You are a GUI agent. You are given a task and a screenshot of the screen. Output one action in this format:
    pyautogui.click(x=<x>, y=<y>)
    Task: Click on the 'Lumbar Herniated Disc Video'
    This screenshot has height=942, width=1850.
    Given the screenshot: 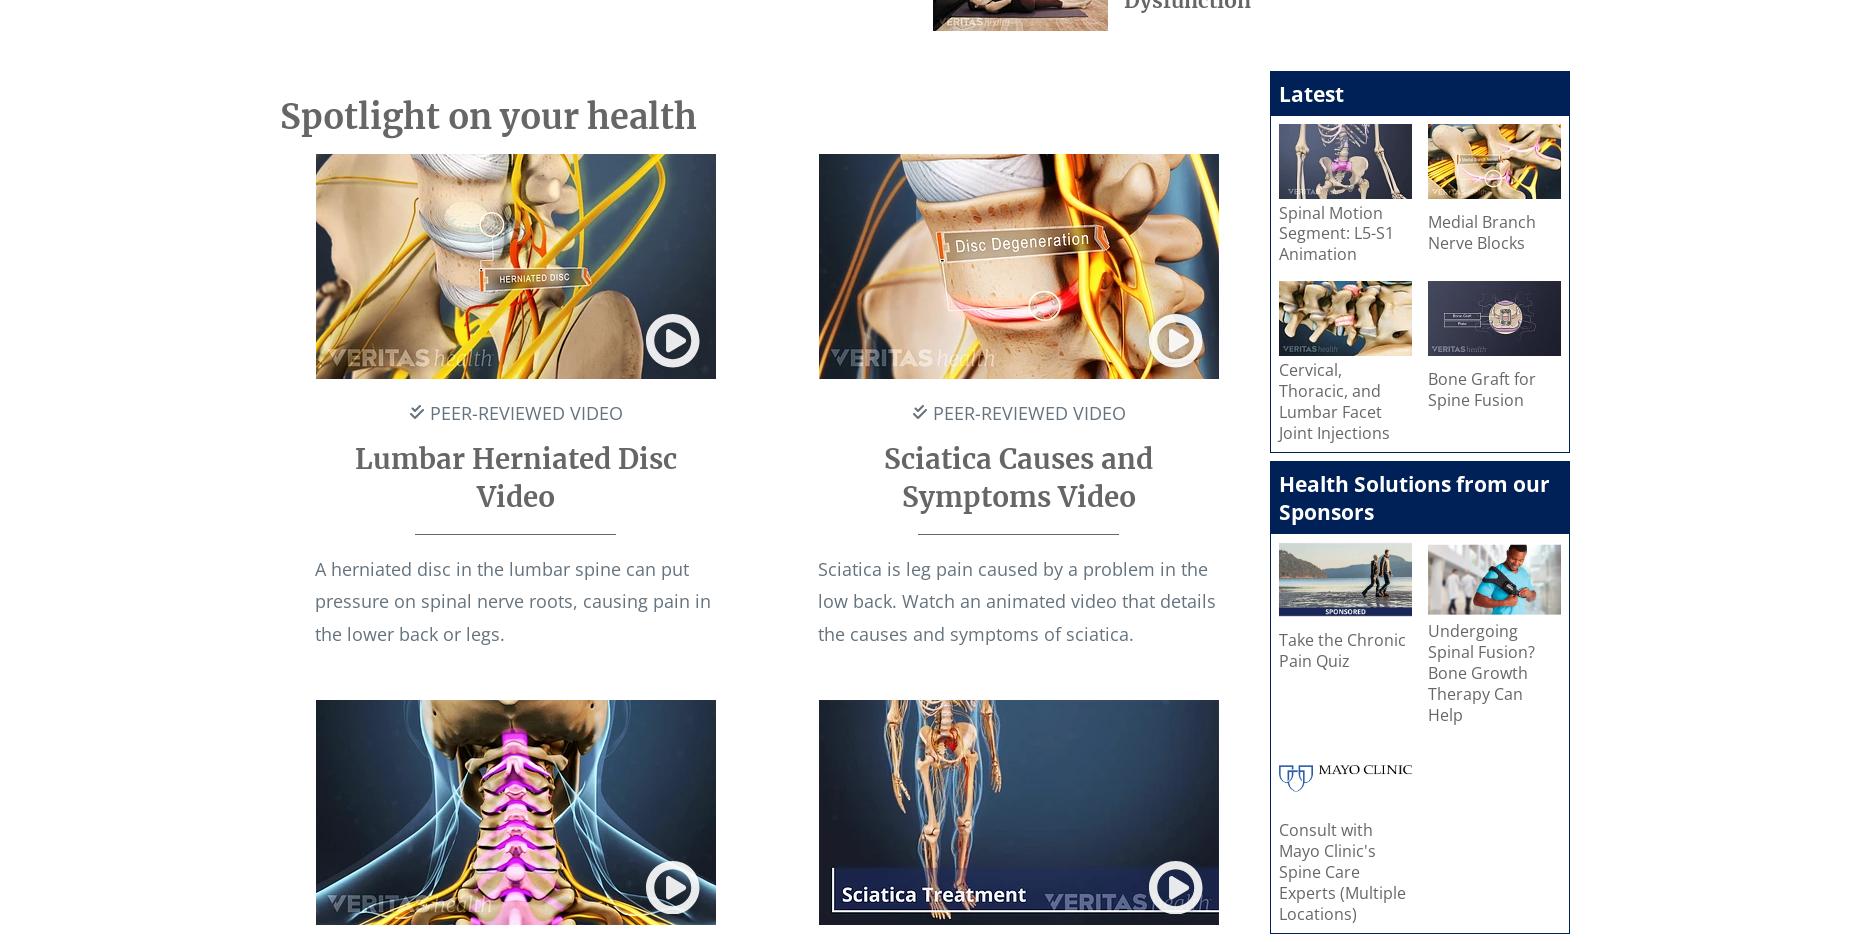 What is the action you would take?
    pyautogui.click(x=515, y=477)
    